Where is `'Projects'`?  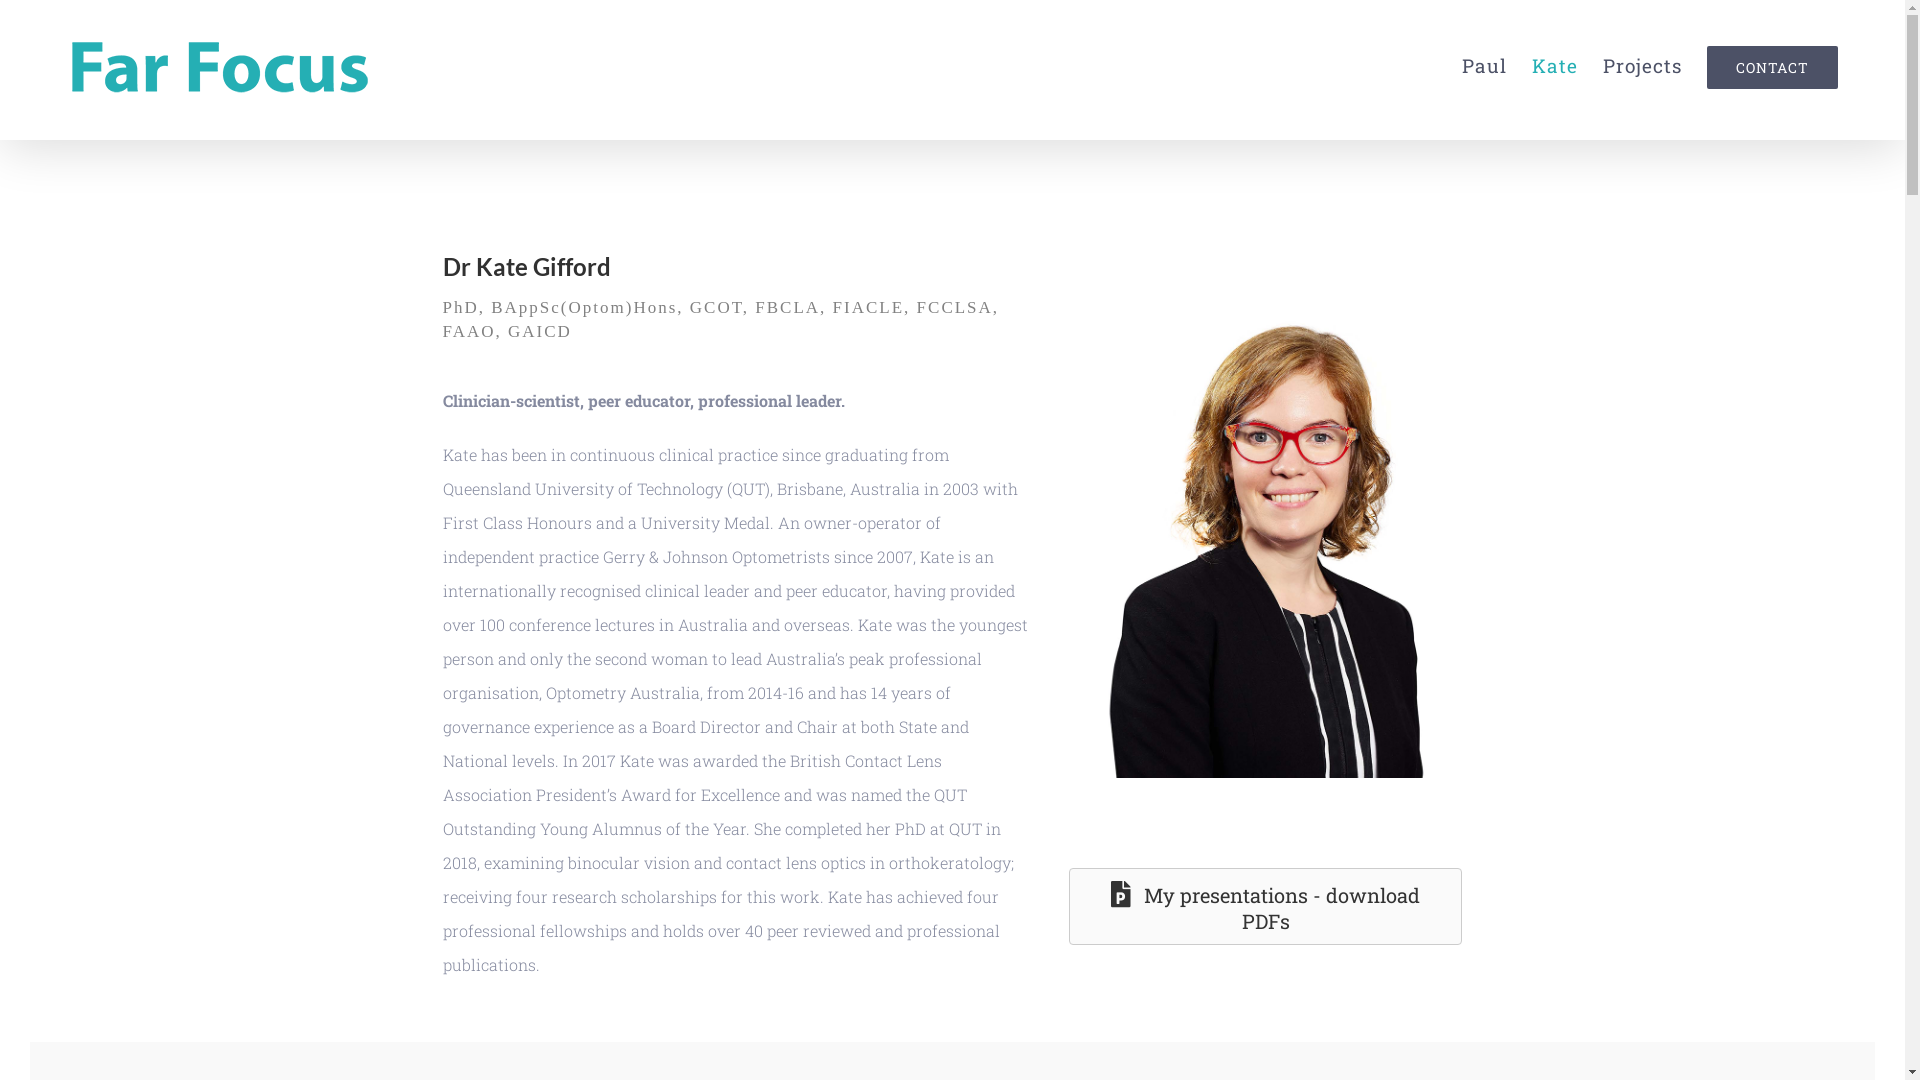 'Projects' is located at coordinates (1642, 64).